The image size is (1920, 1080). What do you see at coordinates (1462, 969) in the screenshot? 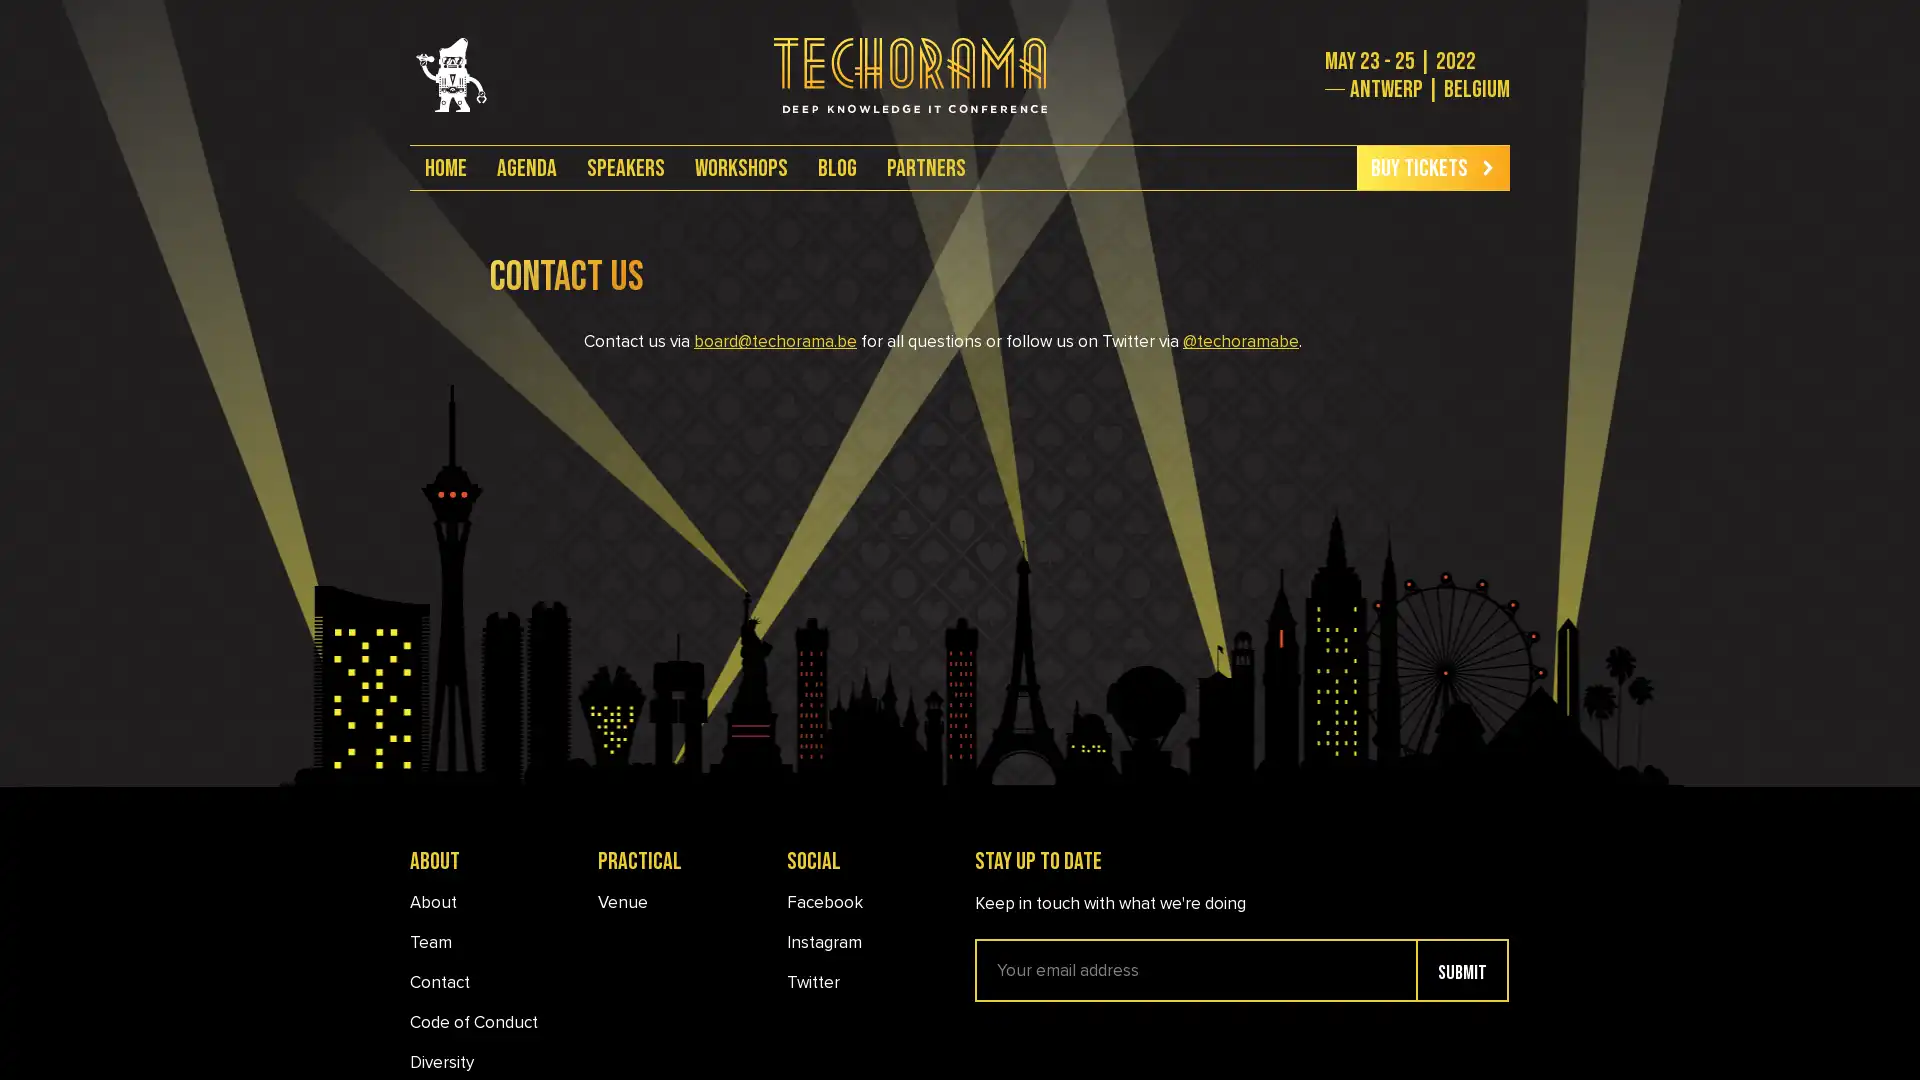
I see `submit` at bounding box center [1462, 969].